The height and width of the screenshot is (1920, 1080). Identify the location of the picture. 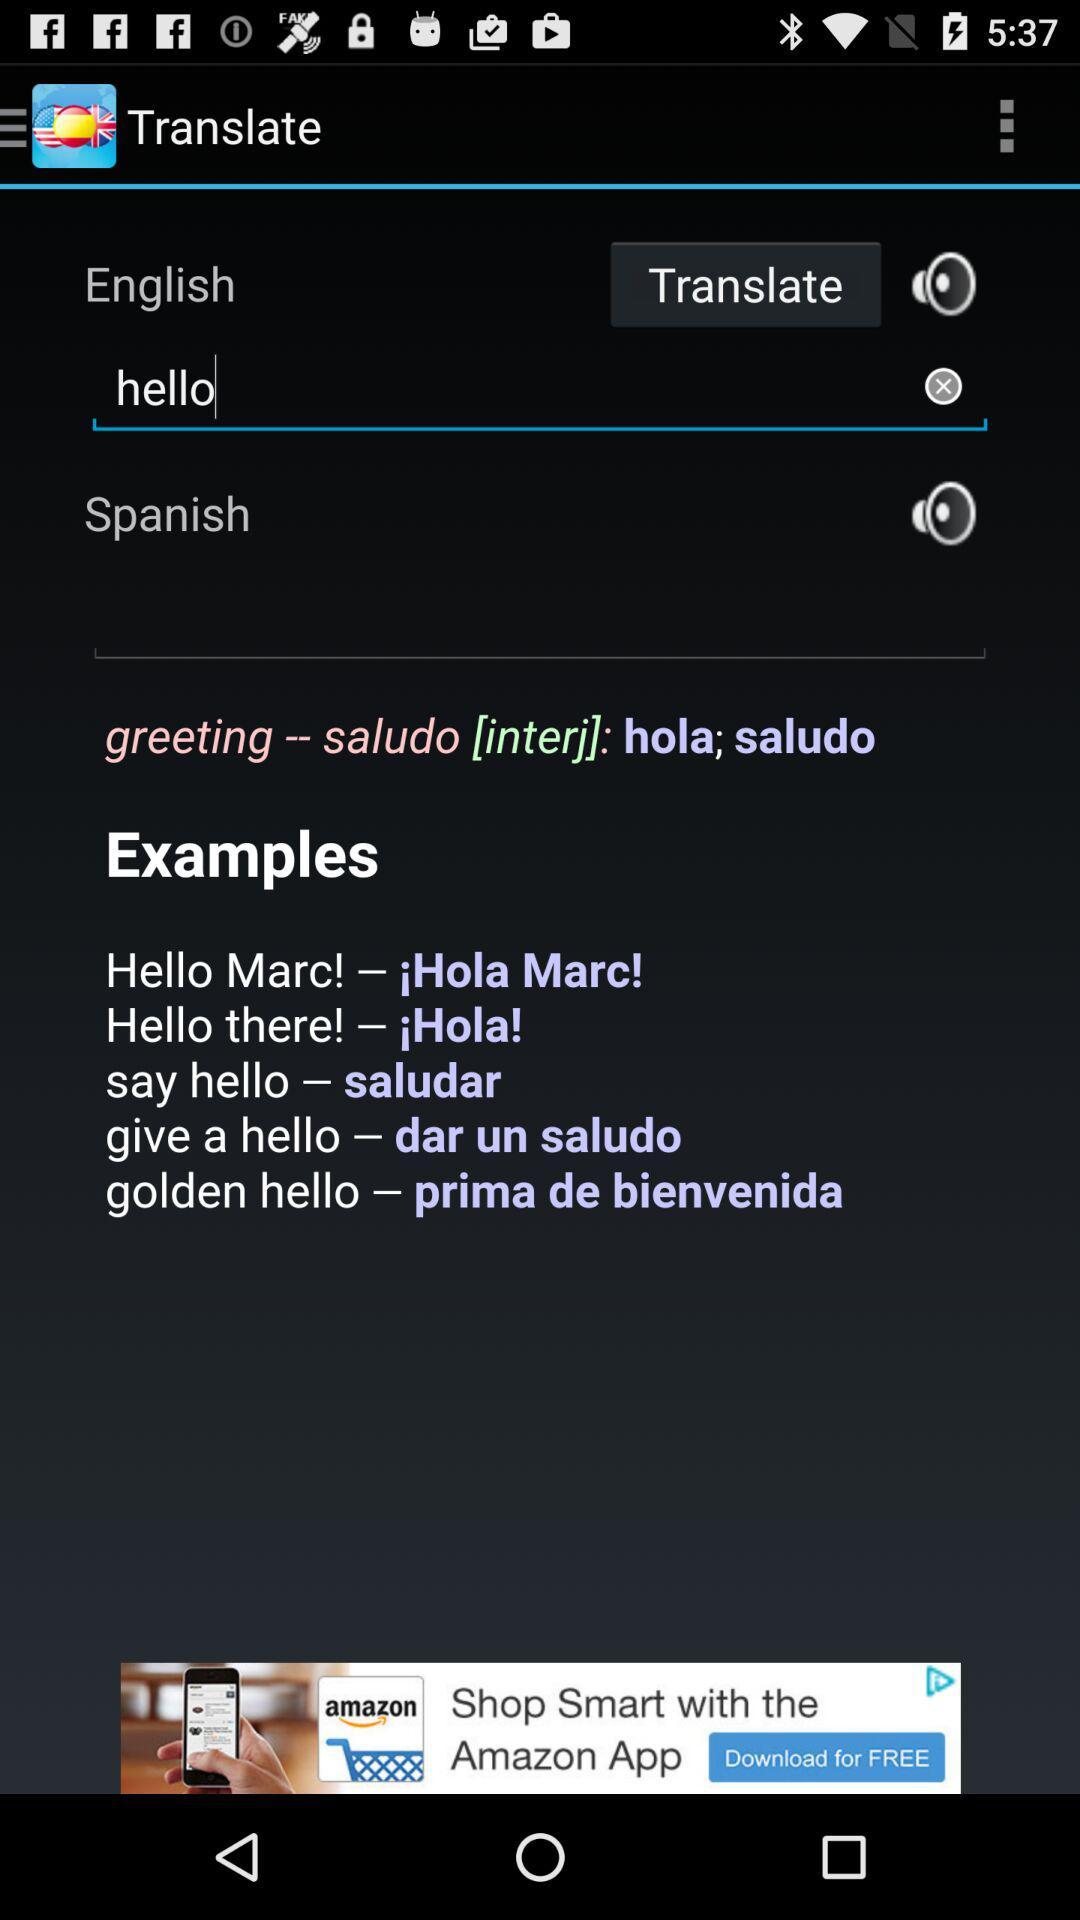
(540, 1727).